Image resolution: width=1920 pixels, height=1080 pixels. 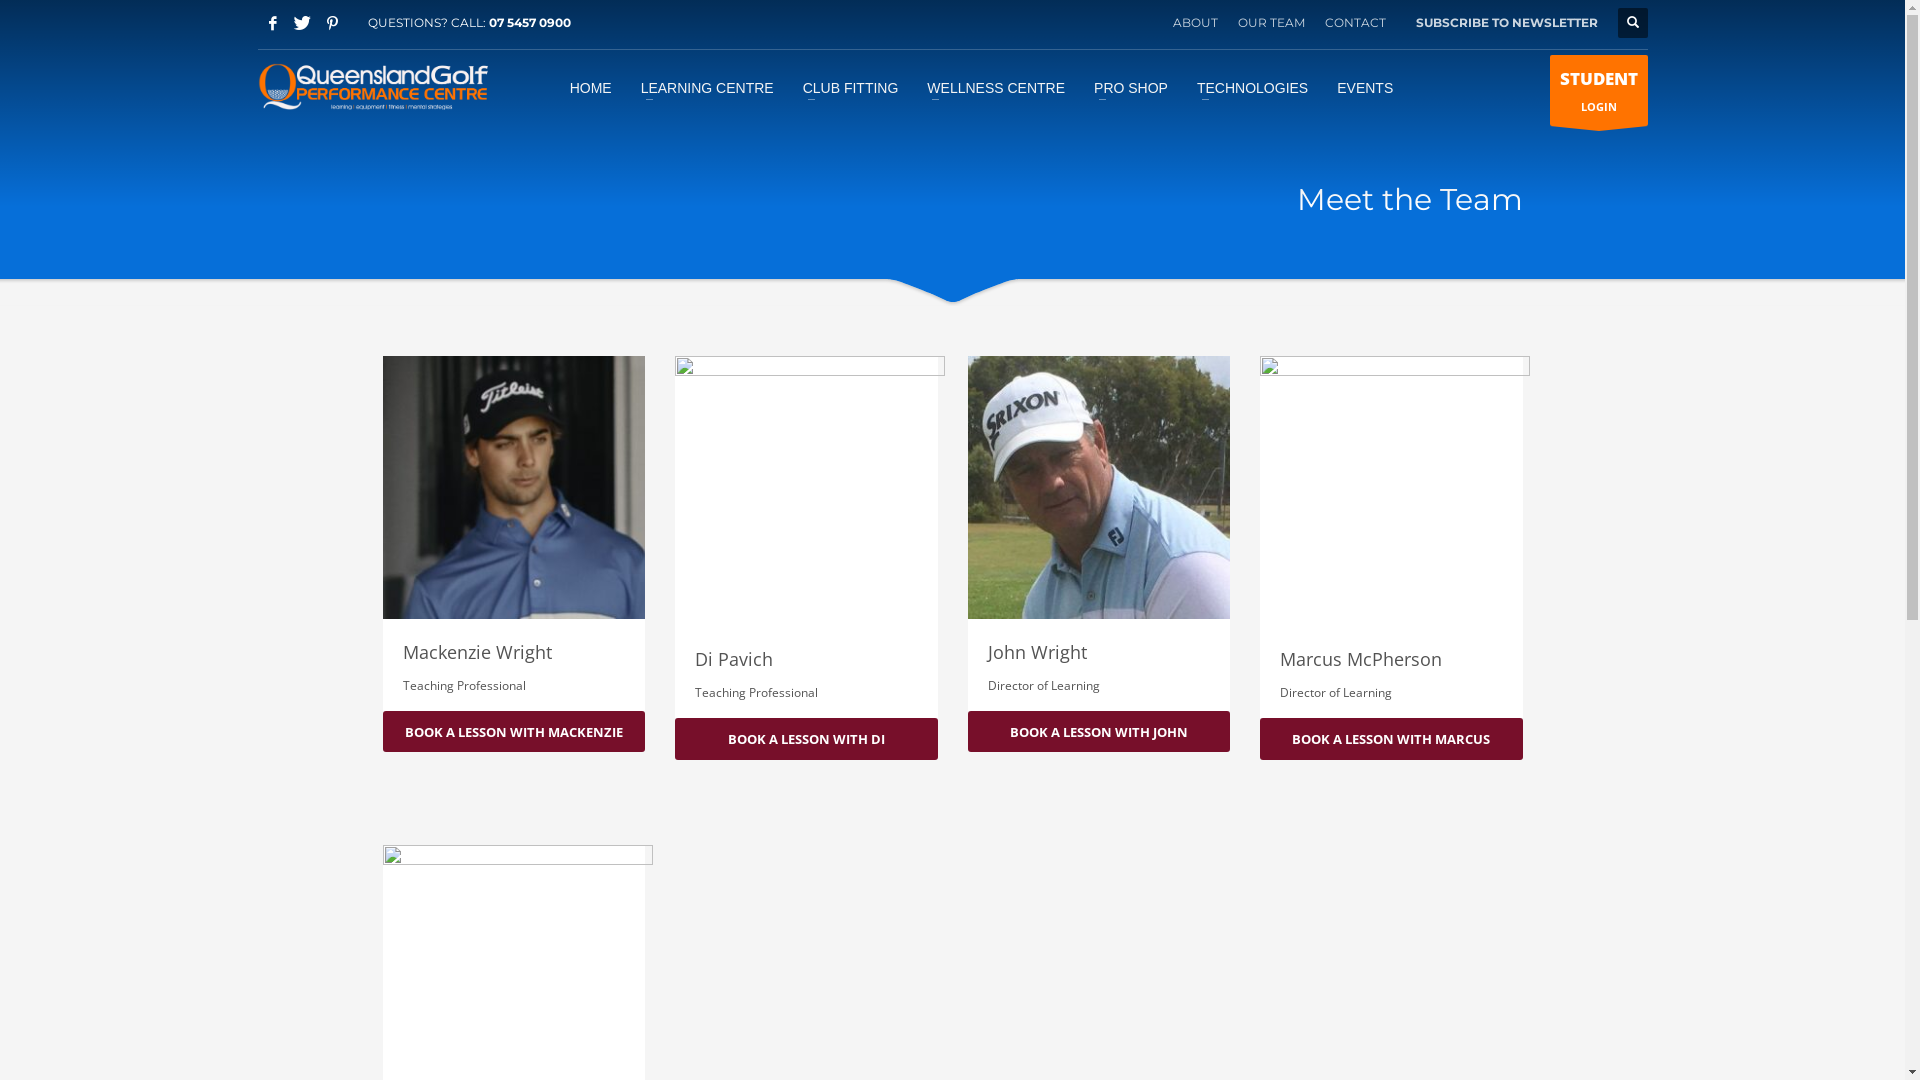 What do you see at coordinates (557, 86) in the screenshot?
I see `'HOME'` at bounding box center [557, 86].